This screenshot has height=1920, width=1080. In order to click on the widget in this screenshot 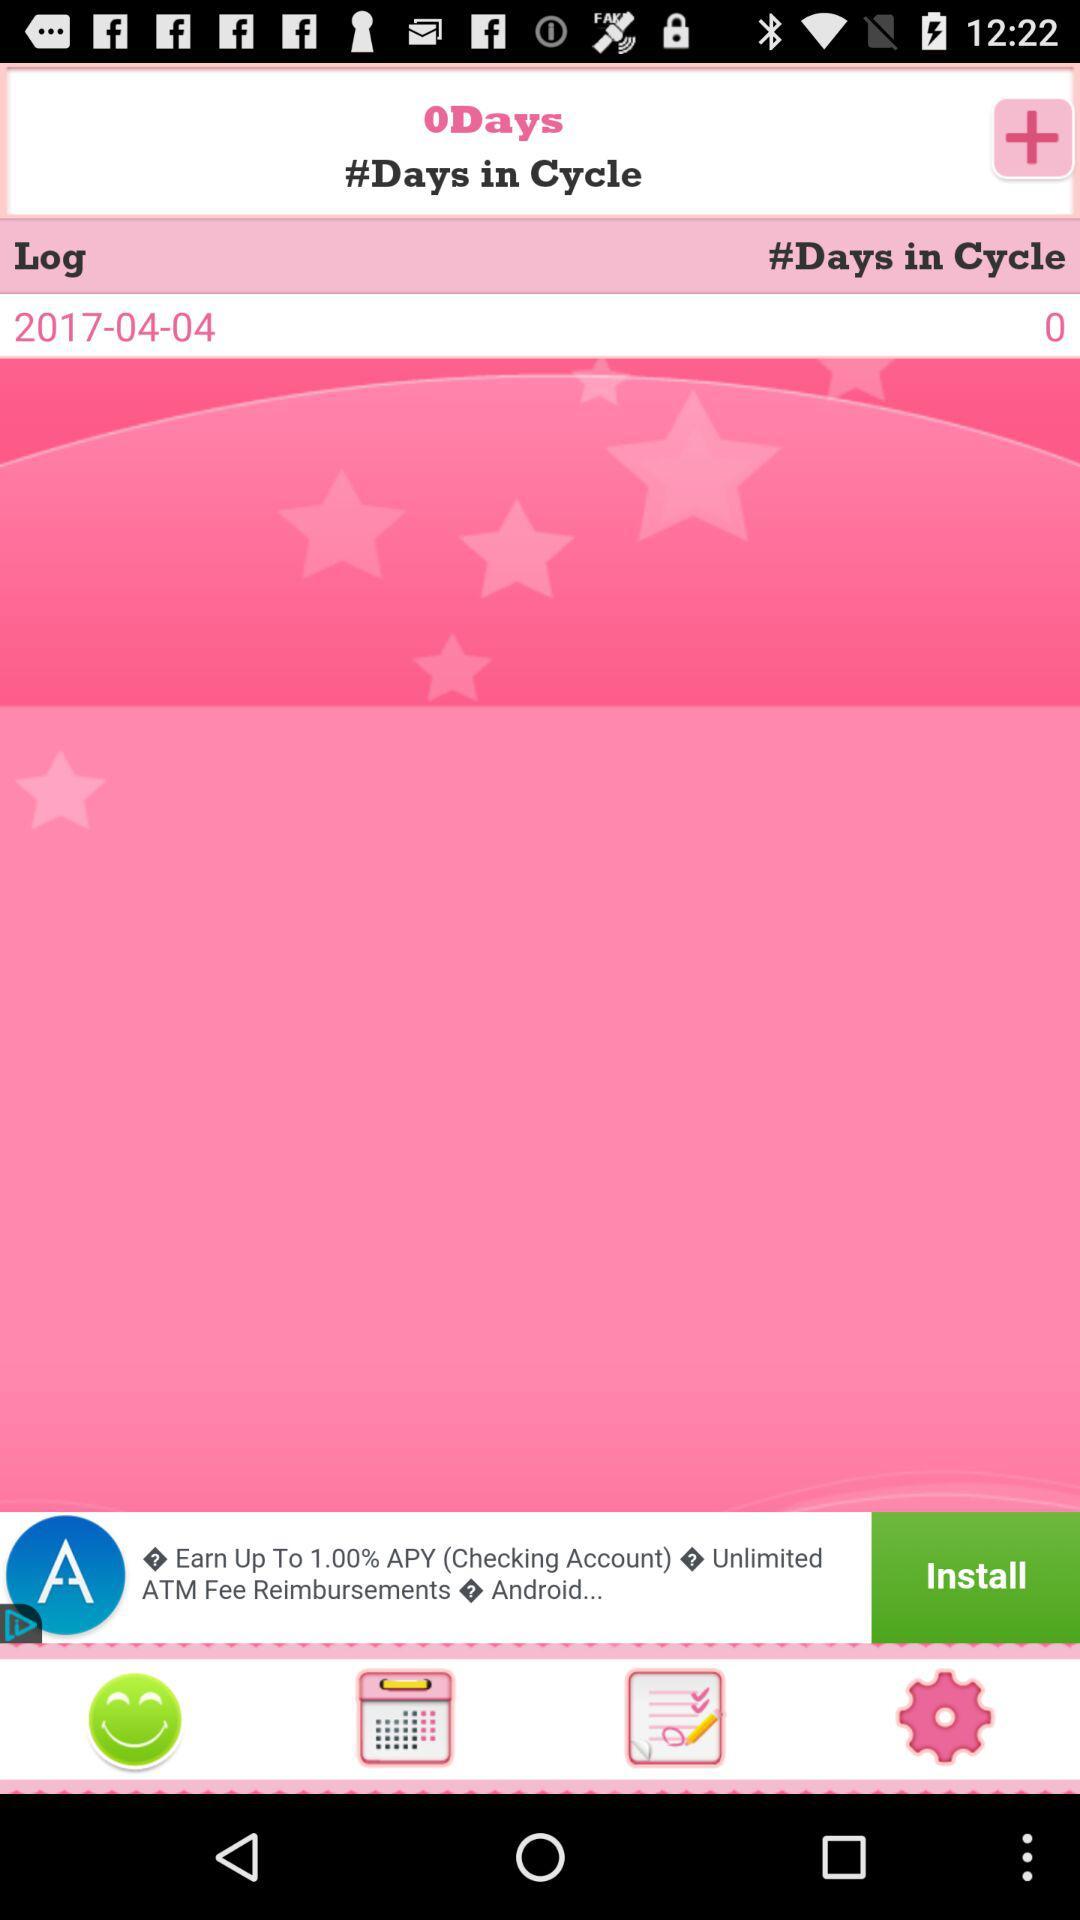, I will do `click(135, 1717)`.